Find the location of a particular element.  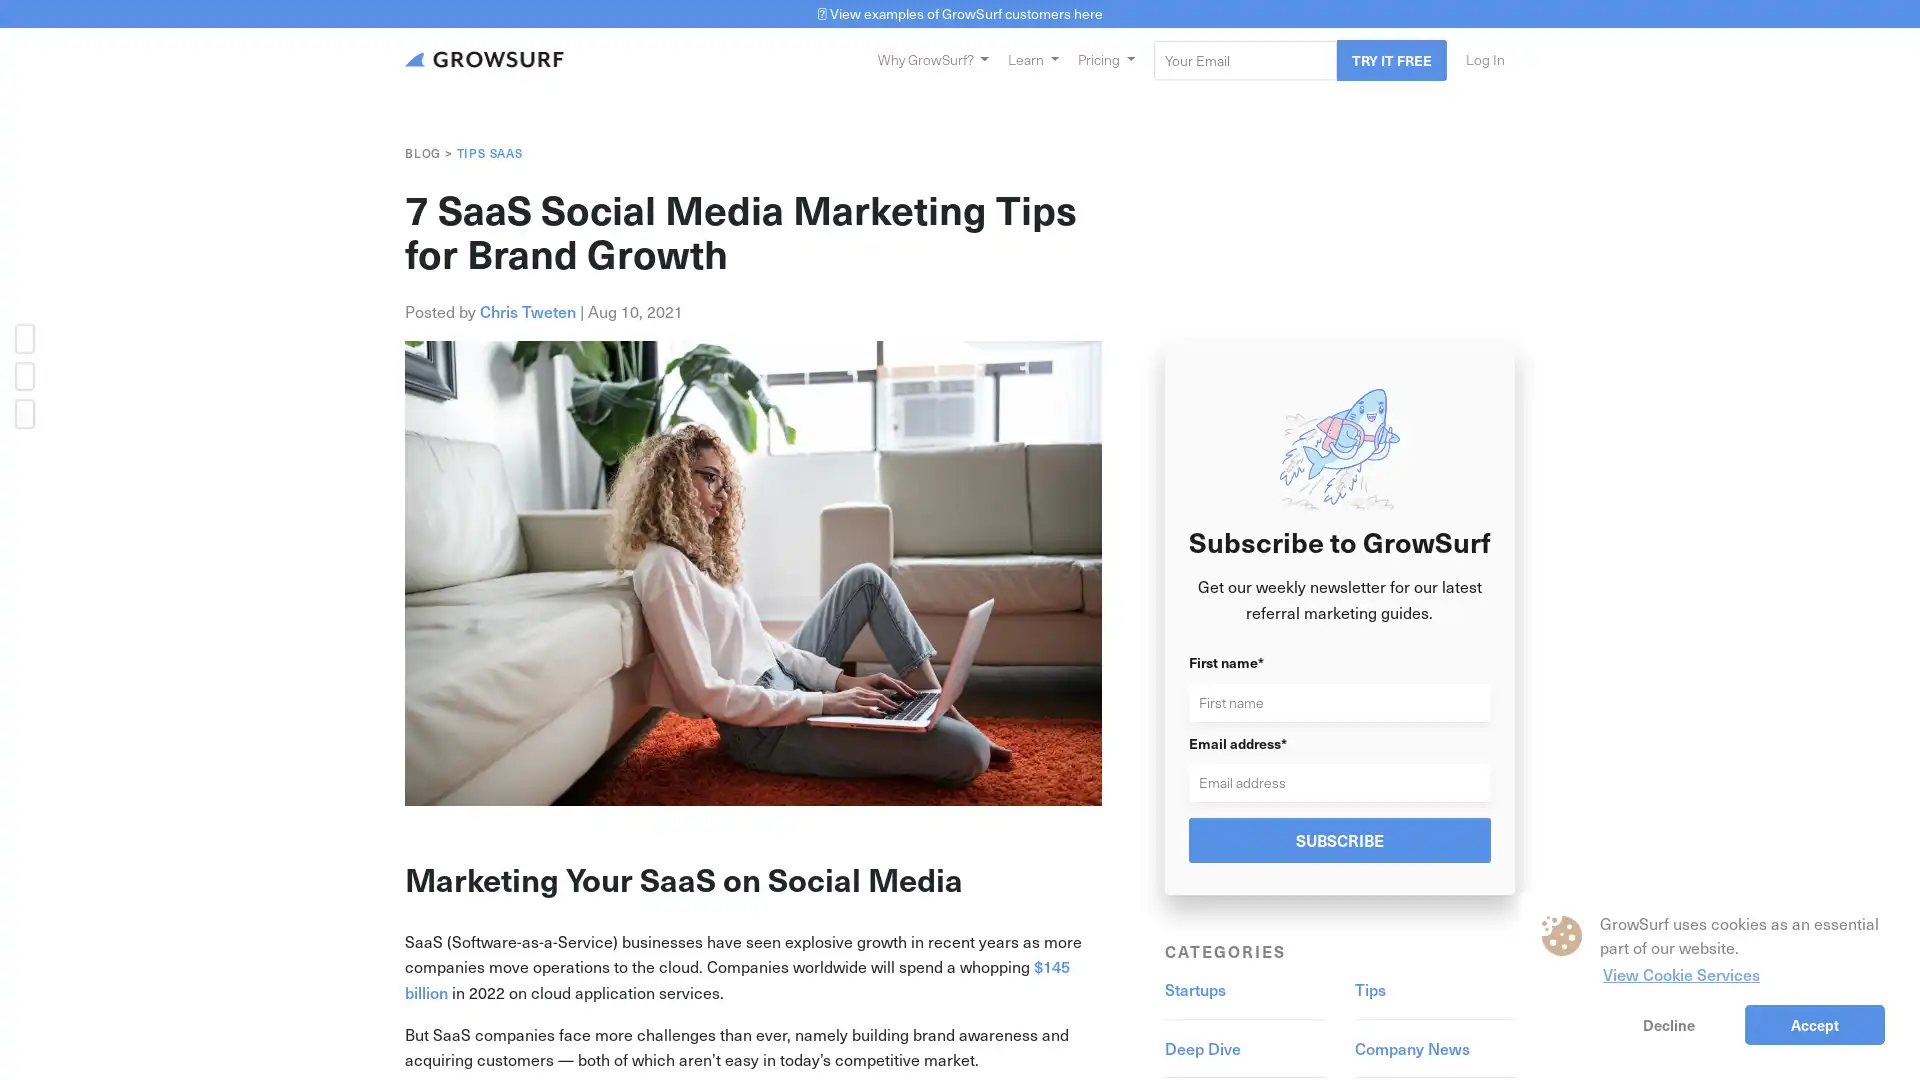

dismiss cookie message is located at coordinates (1668, 1024).